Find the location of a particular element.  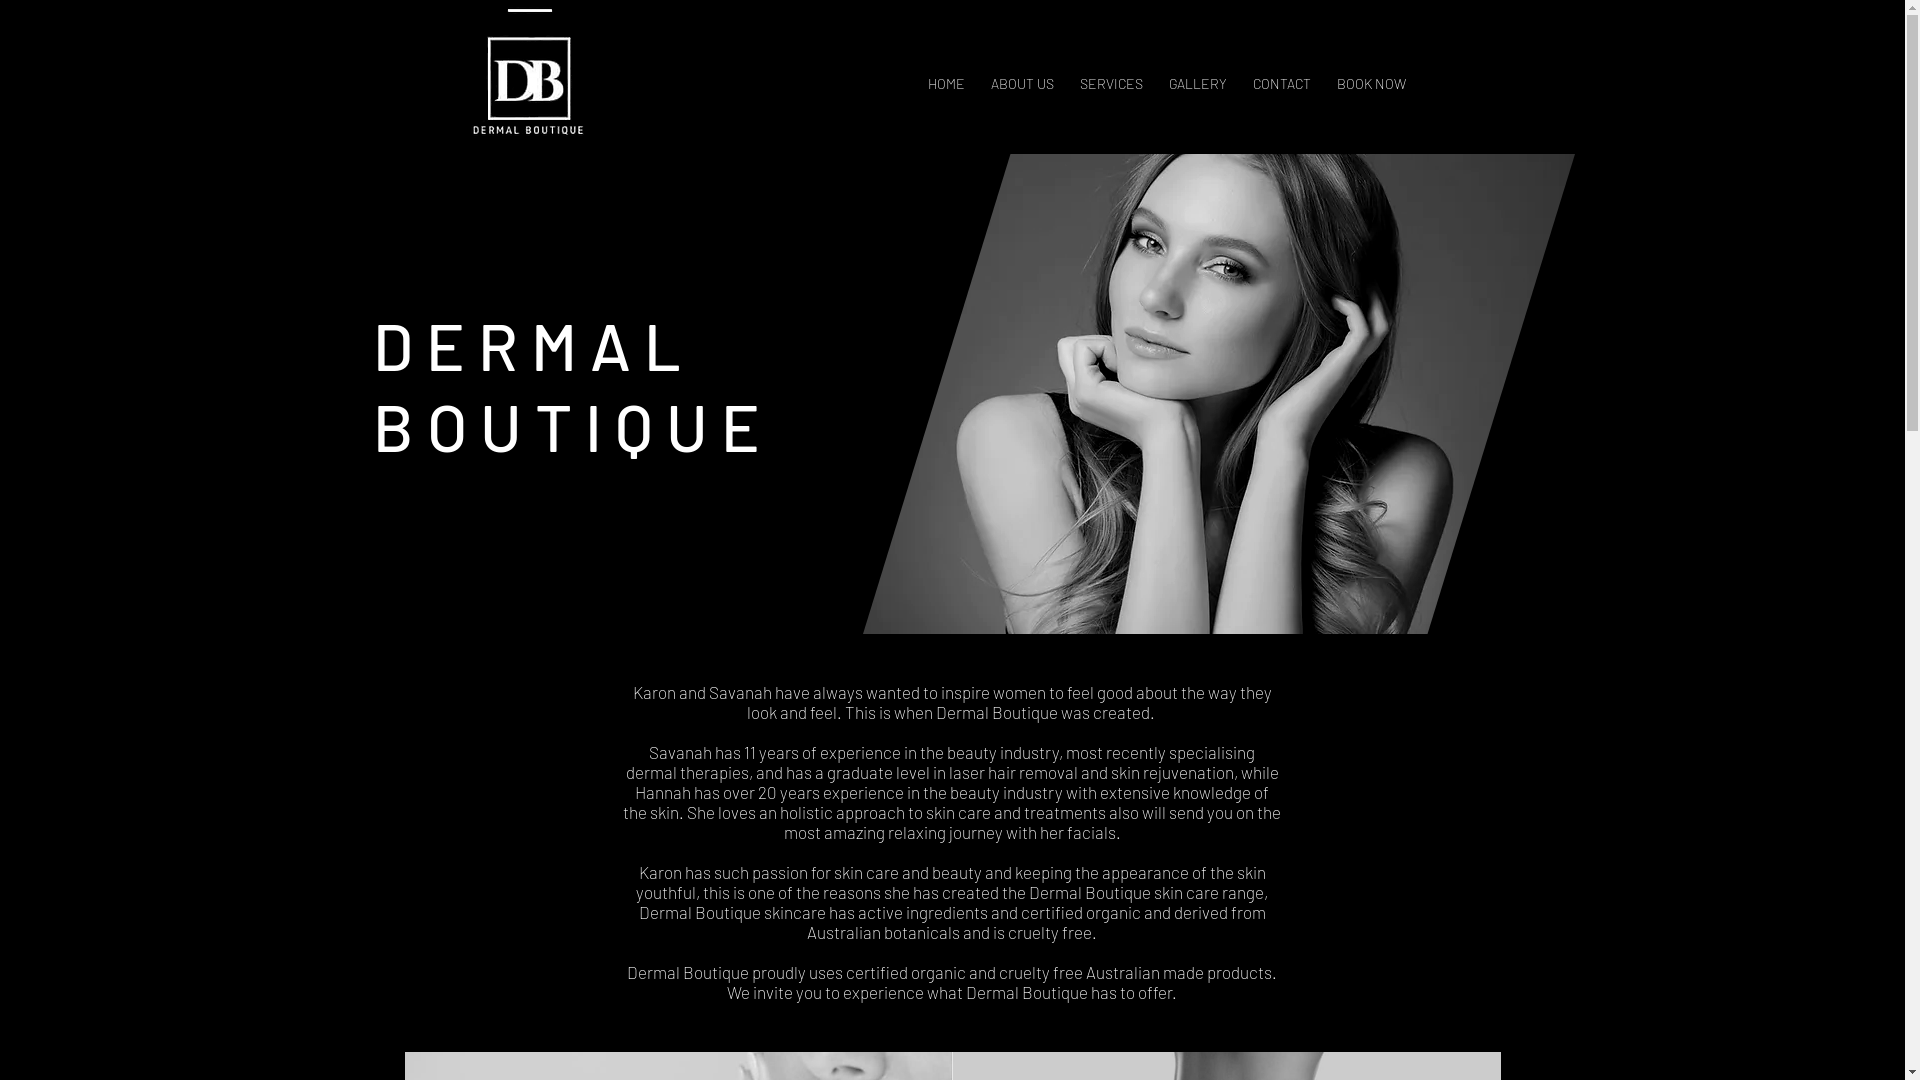

'CONTACT' is located at coordinates (1281, 73).